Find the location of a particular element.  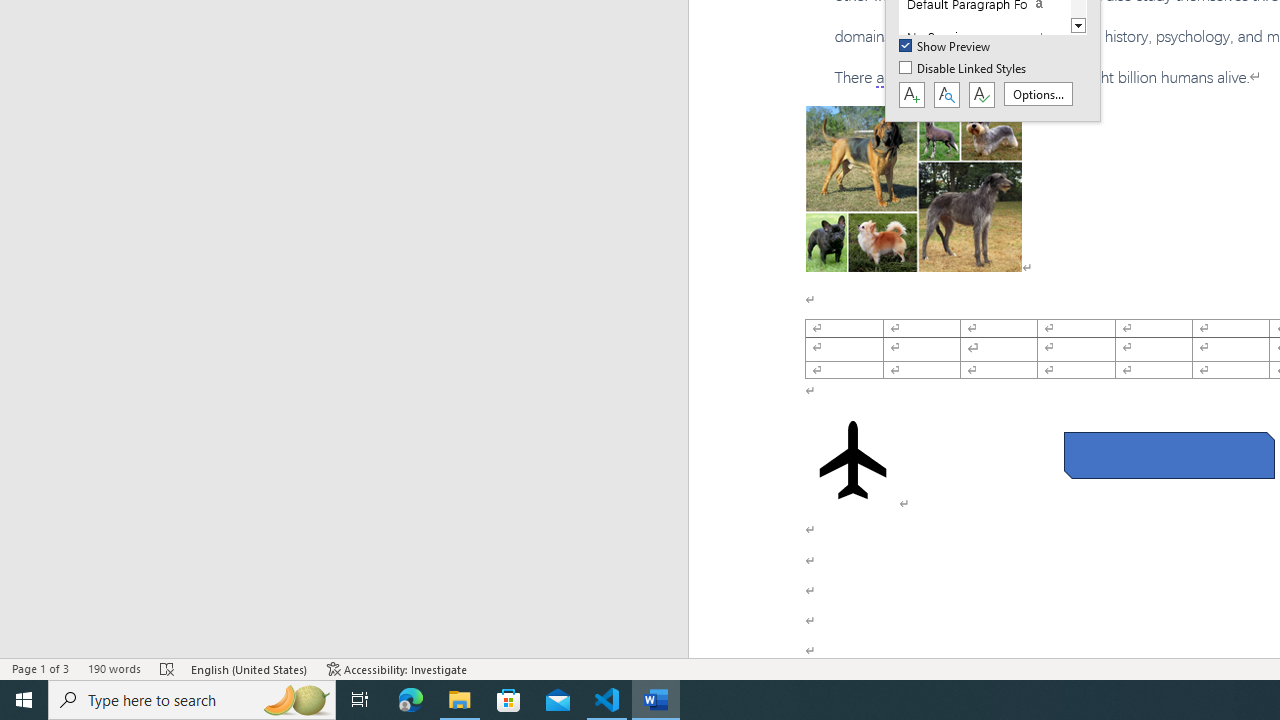

'Rectangle: Diagonal Corners Snipped 2' is located at coordinates (1169, 455).